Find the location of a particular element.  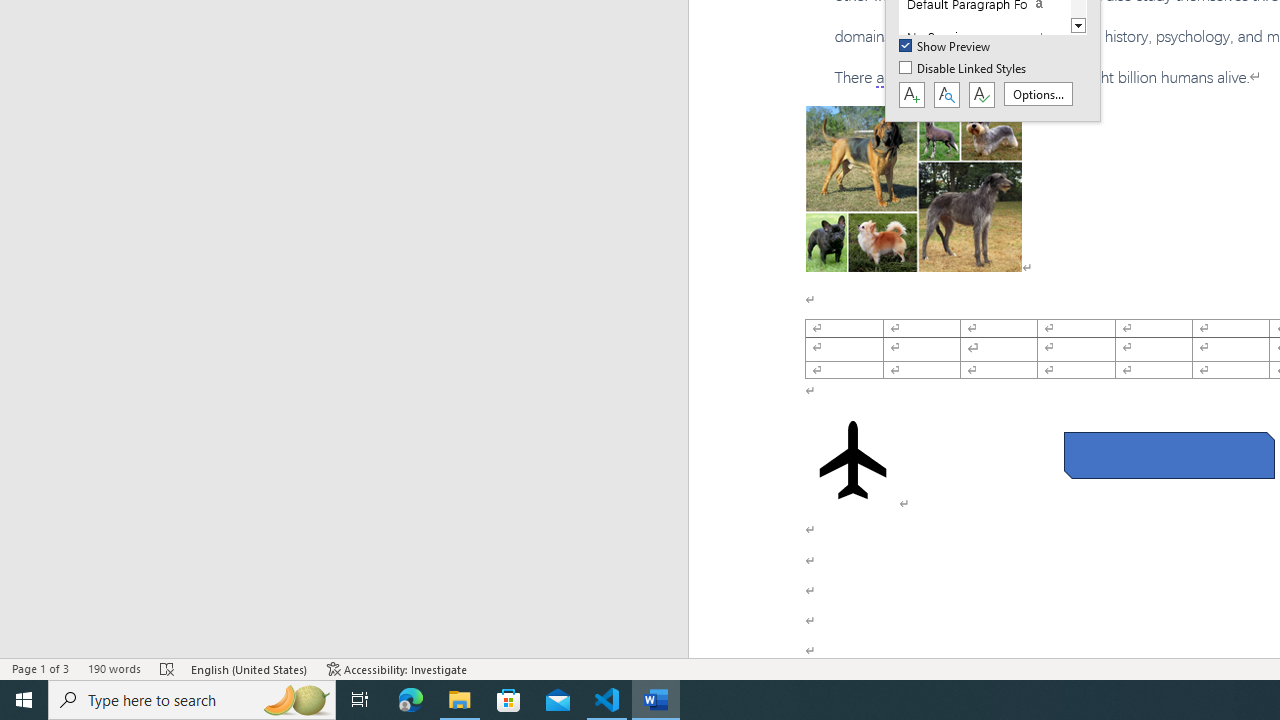

'Rectangle: Diagonal Corners Snipped 2' is located at coordinates (1169, 455).